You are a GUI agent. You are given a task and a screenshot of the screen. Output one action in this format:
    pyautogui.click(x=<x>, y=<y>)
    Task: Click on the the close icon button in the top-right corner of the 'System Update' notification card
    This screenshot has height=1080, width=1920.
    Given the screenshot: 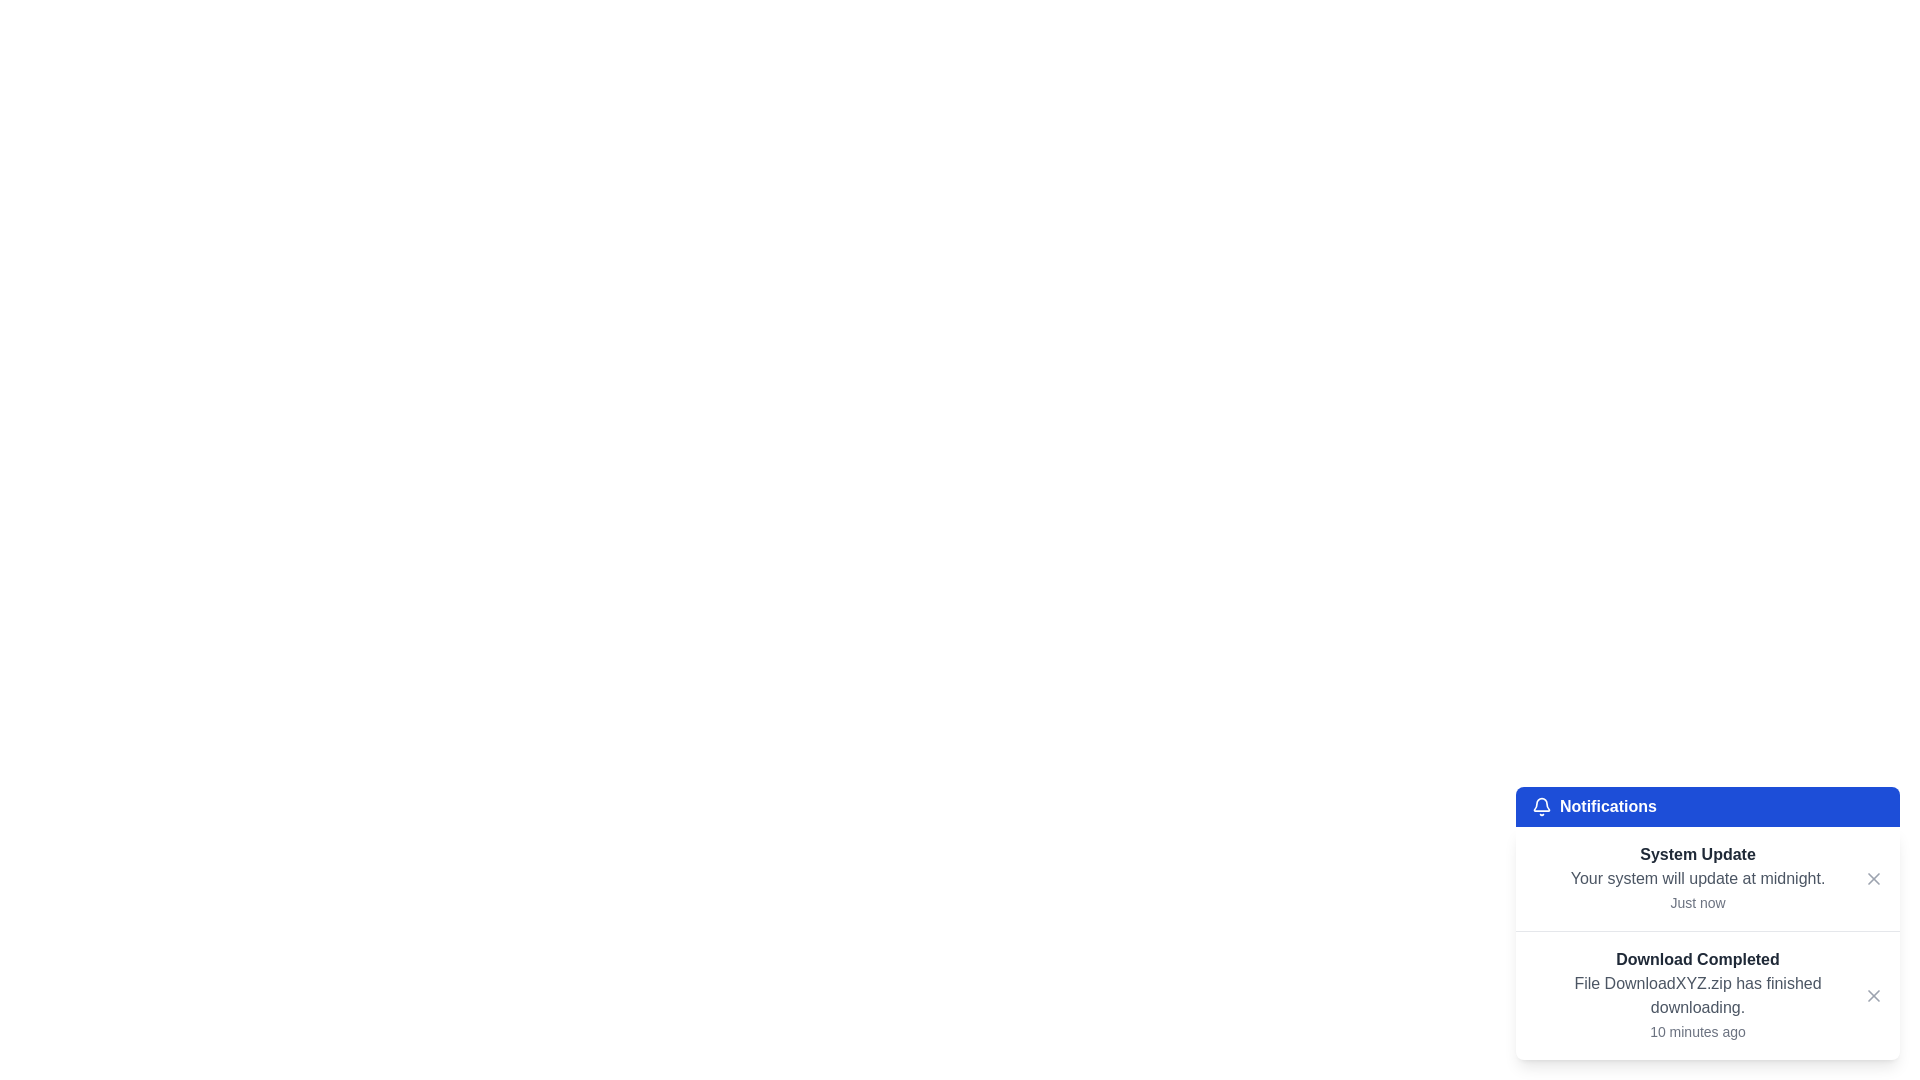 What is the action you would take?
    pyautogui.click(x=1872, y=878)
    